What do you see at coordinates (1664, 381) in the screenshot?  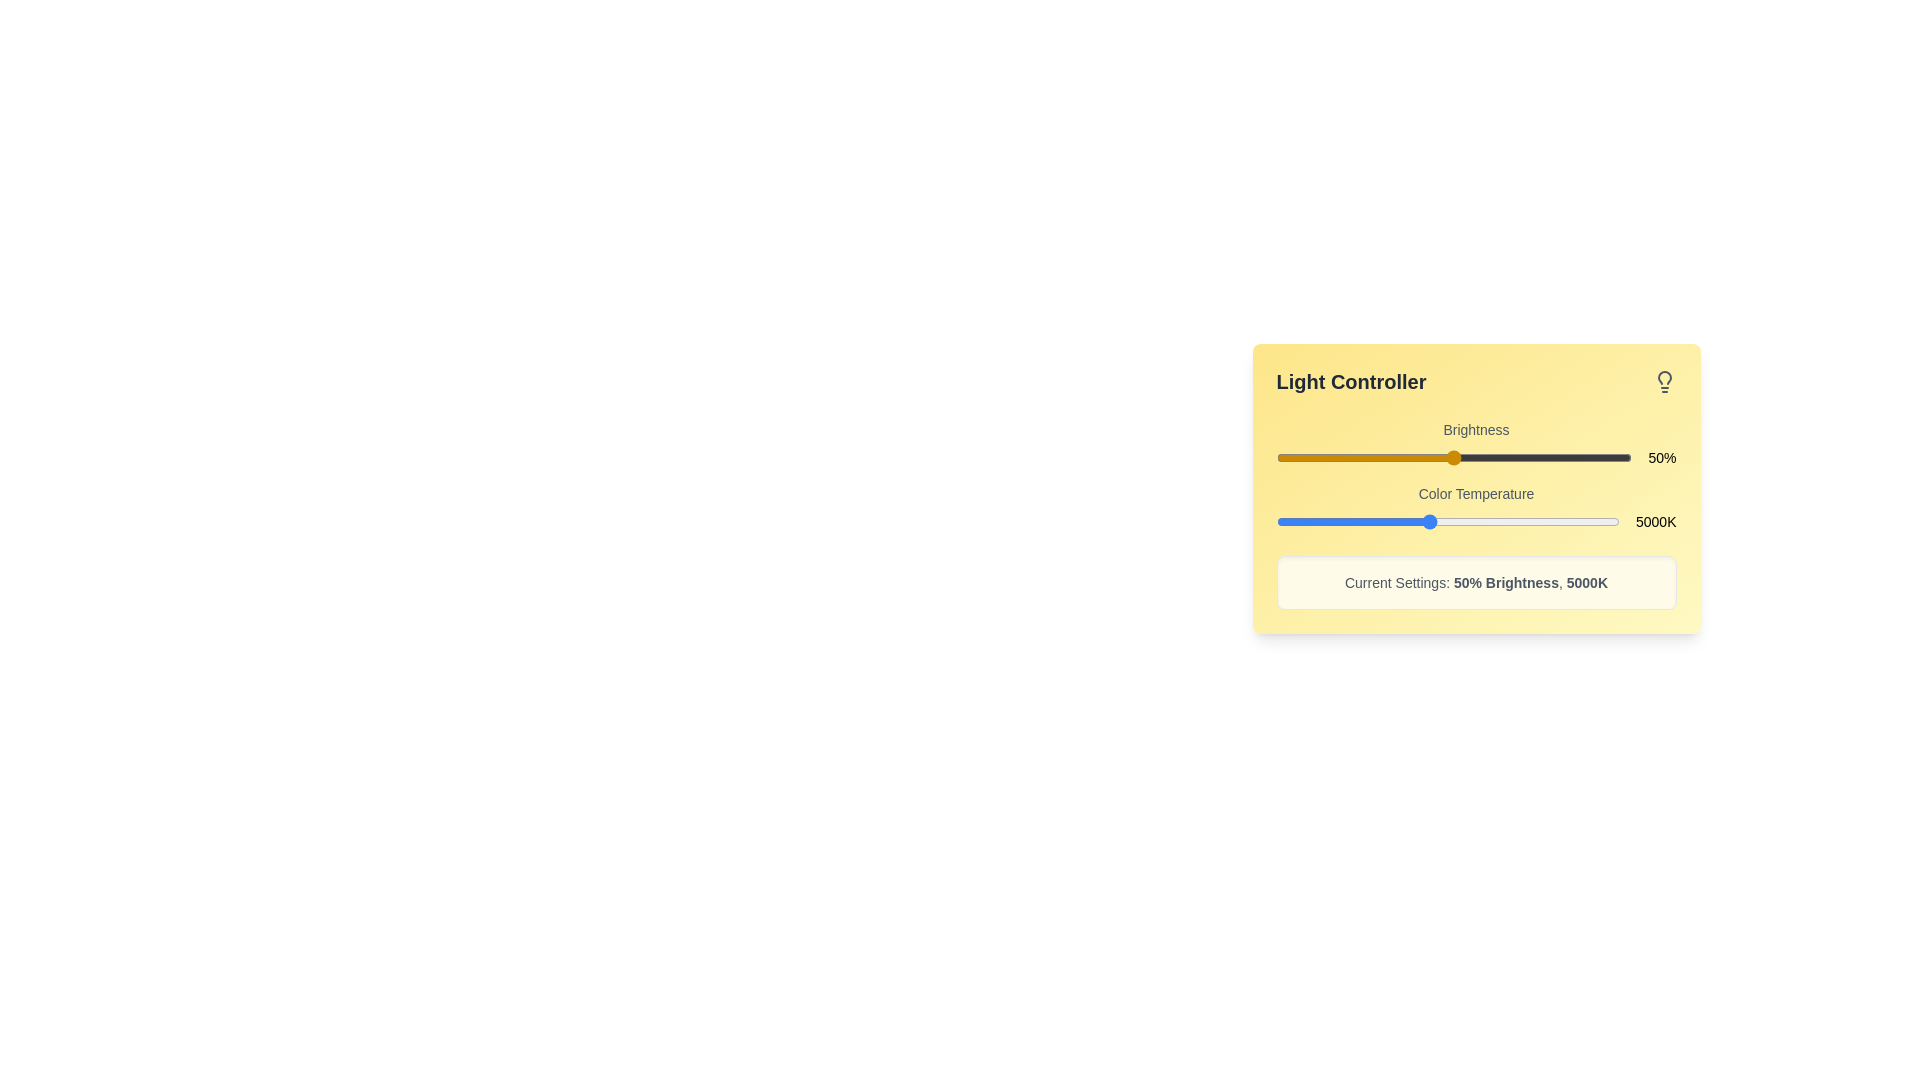 I see `the lightbulb icon to activate its functionality` at bounding box center [1664, 381].